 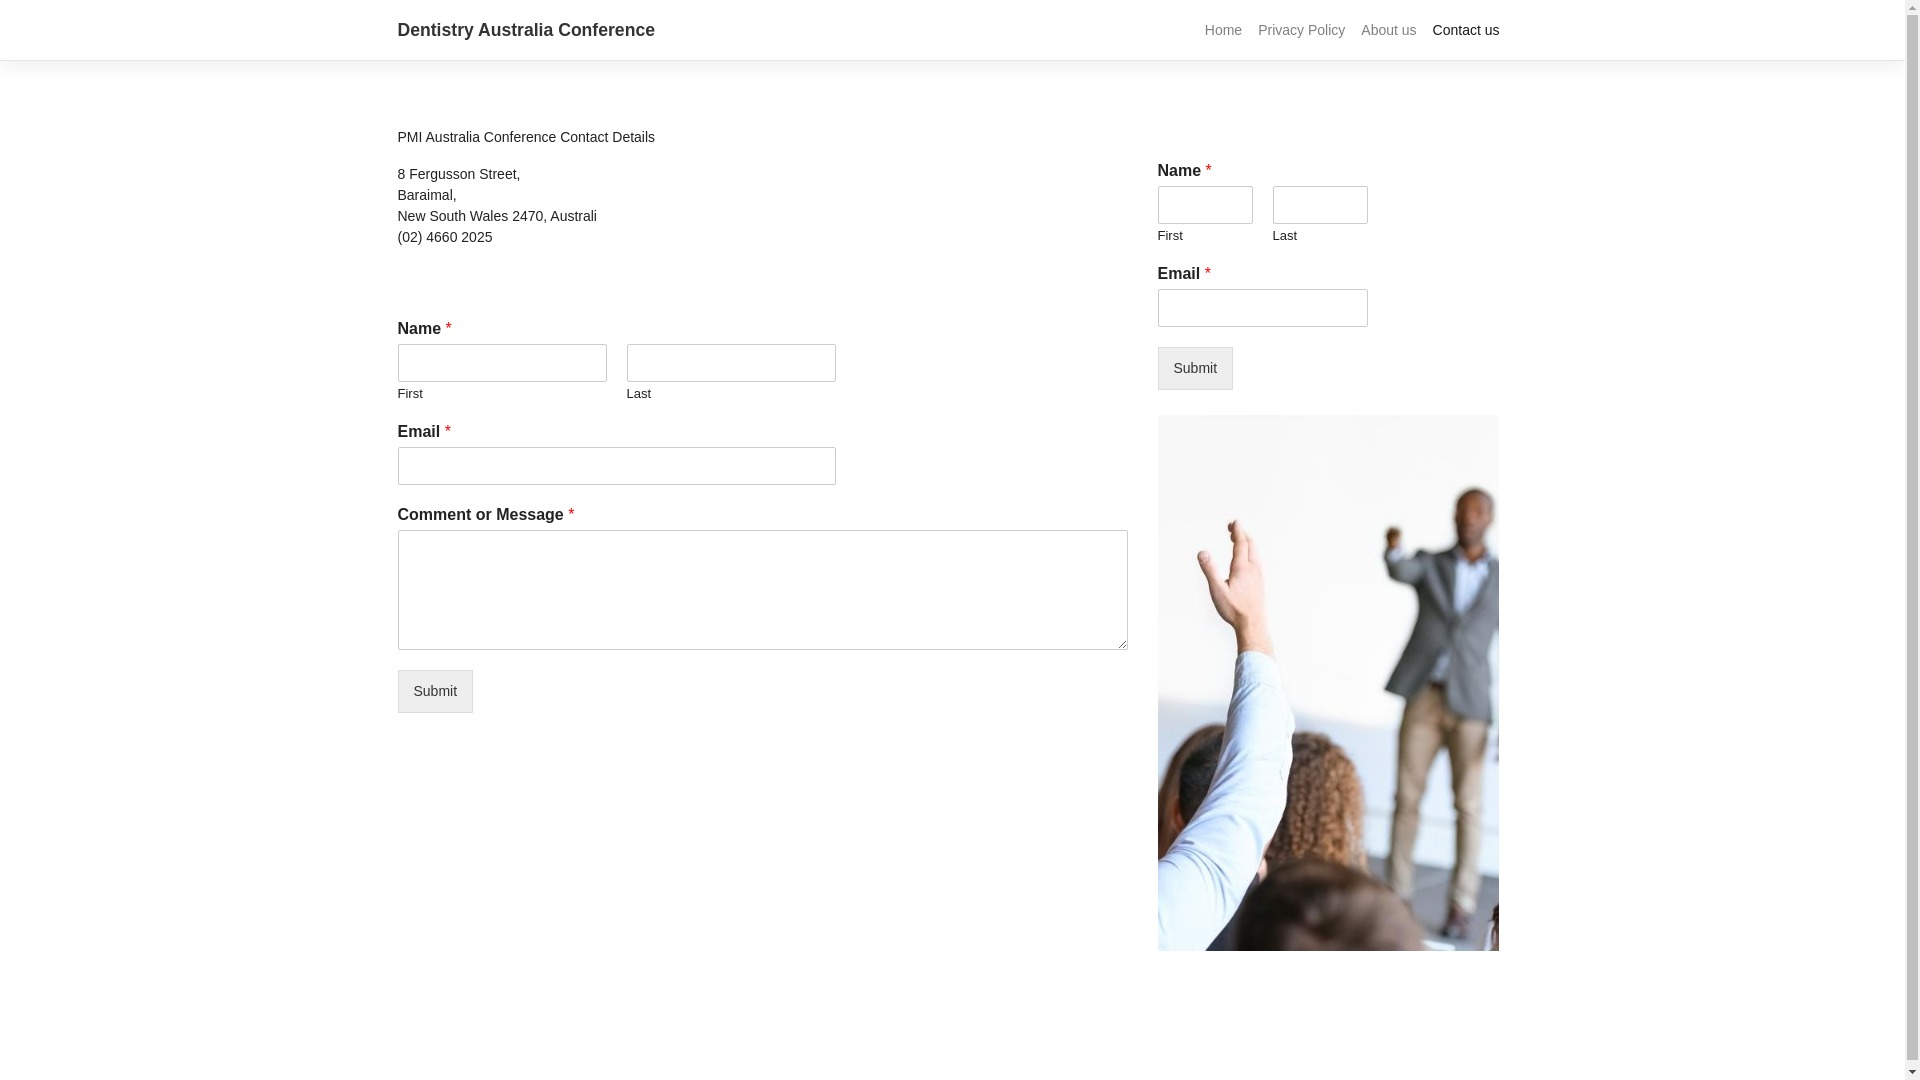 I want to click on 'About us', so click(x=1353, y=30).